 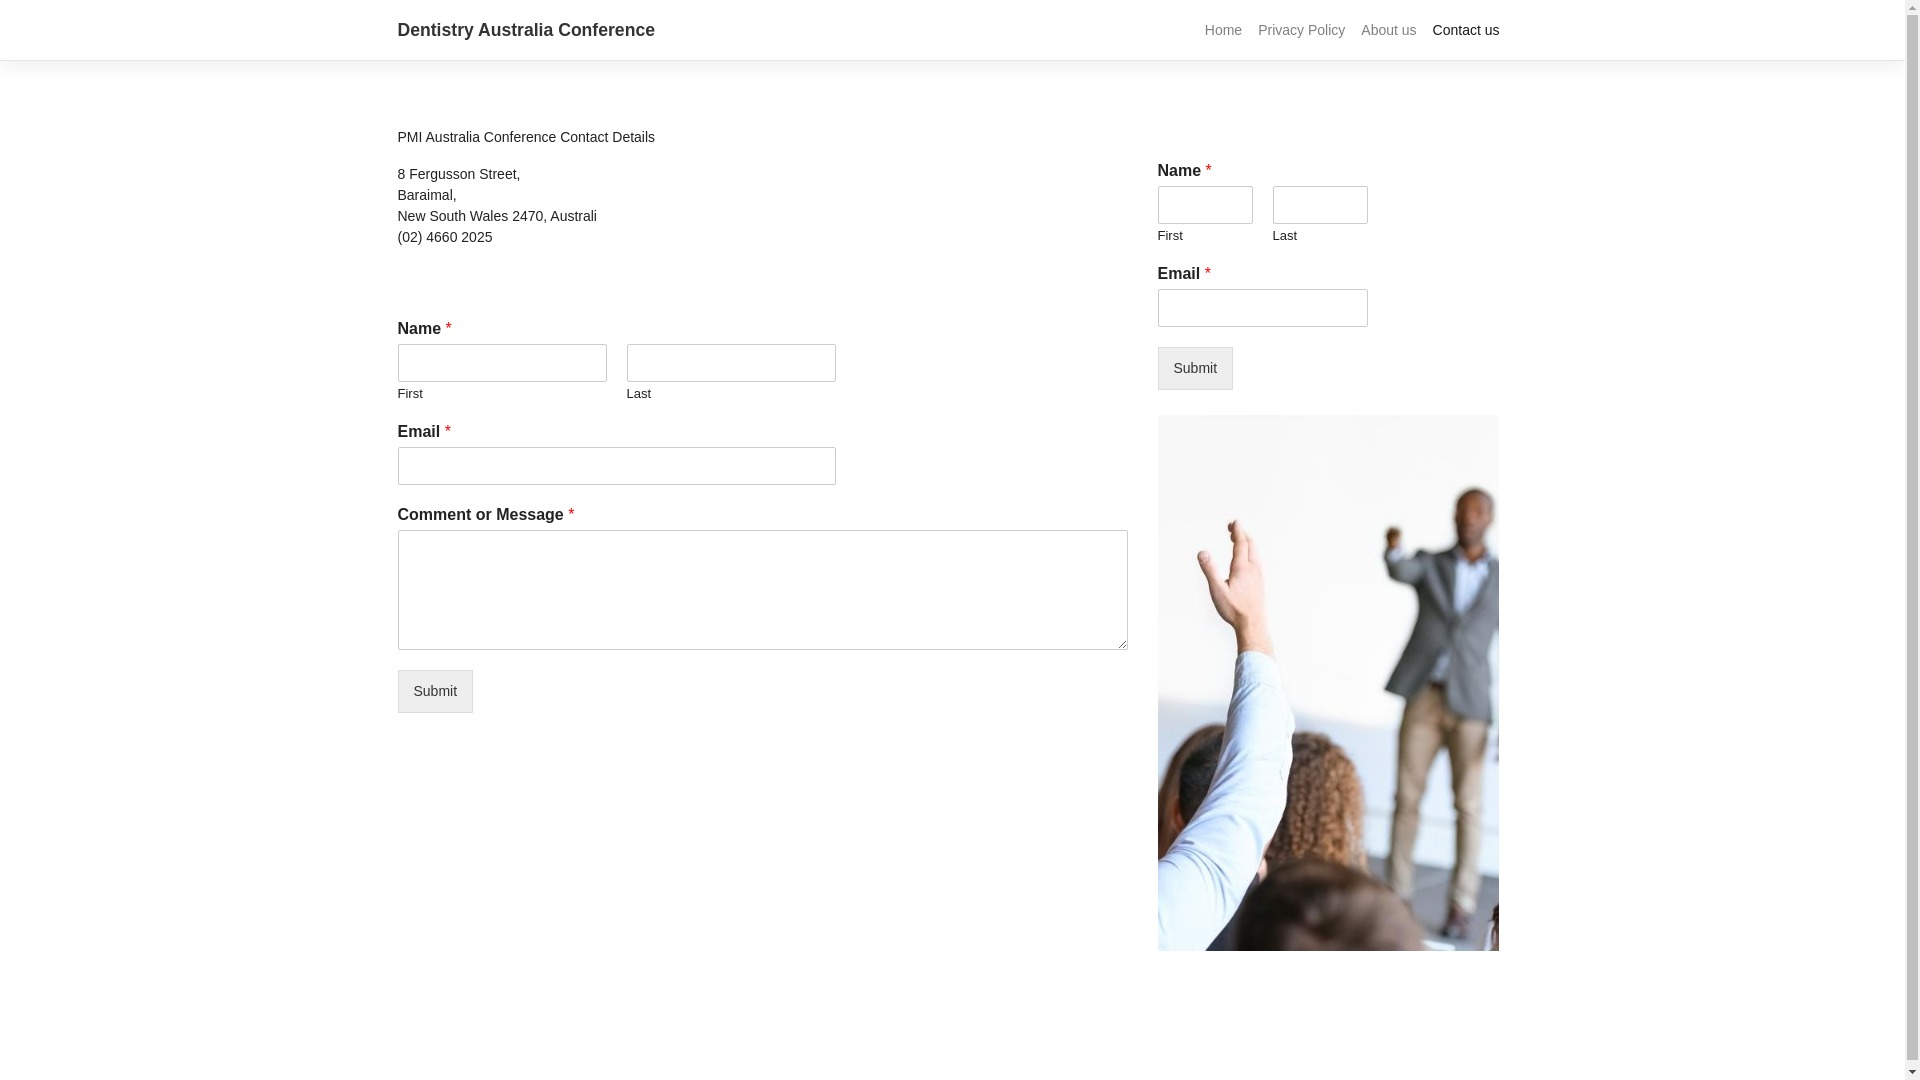 I want to click on 'About us', so click(x=1353, y=30).